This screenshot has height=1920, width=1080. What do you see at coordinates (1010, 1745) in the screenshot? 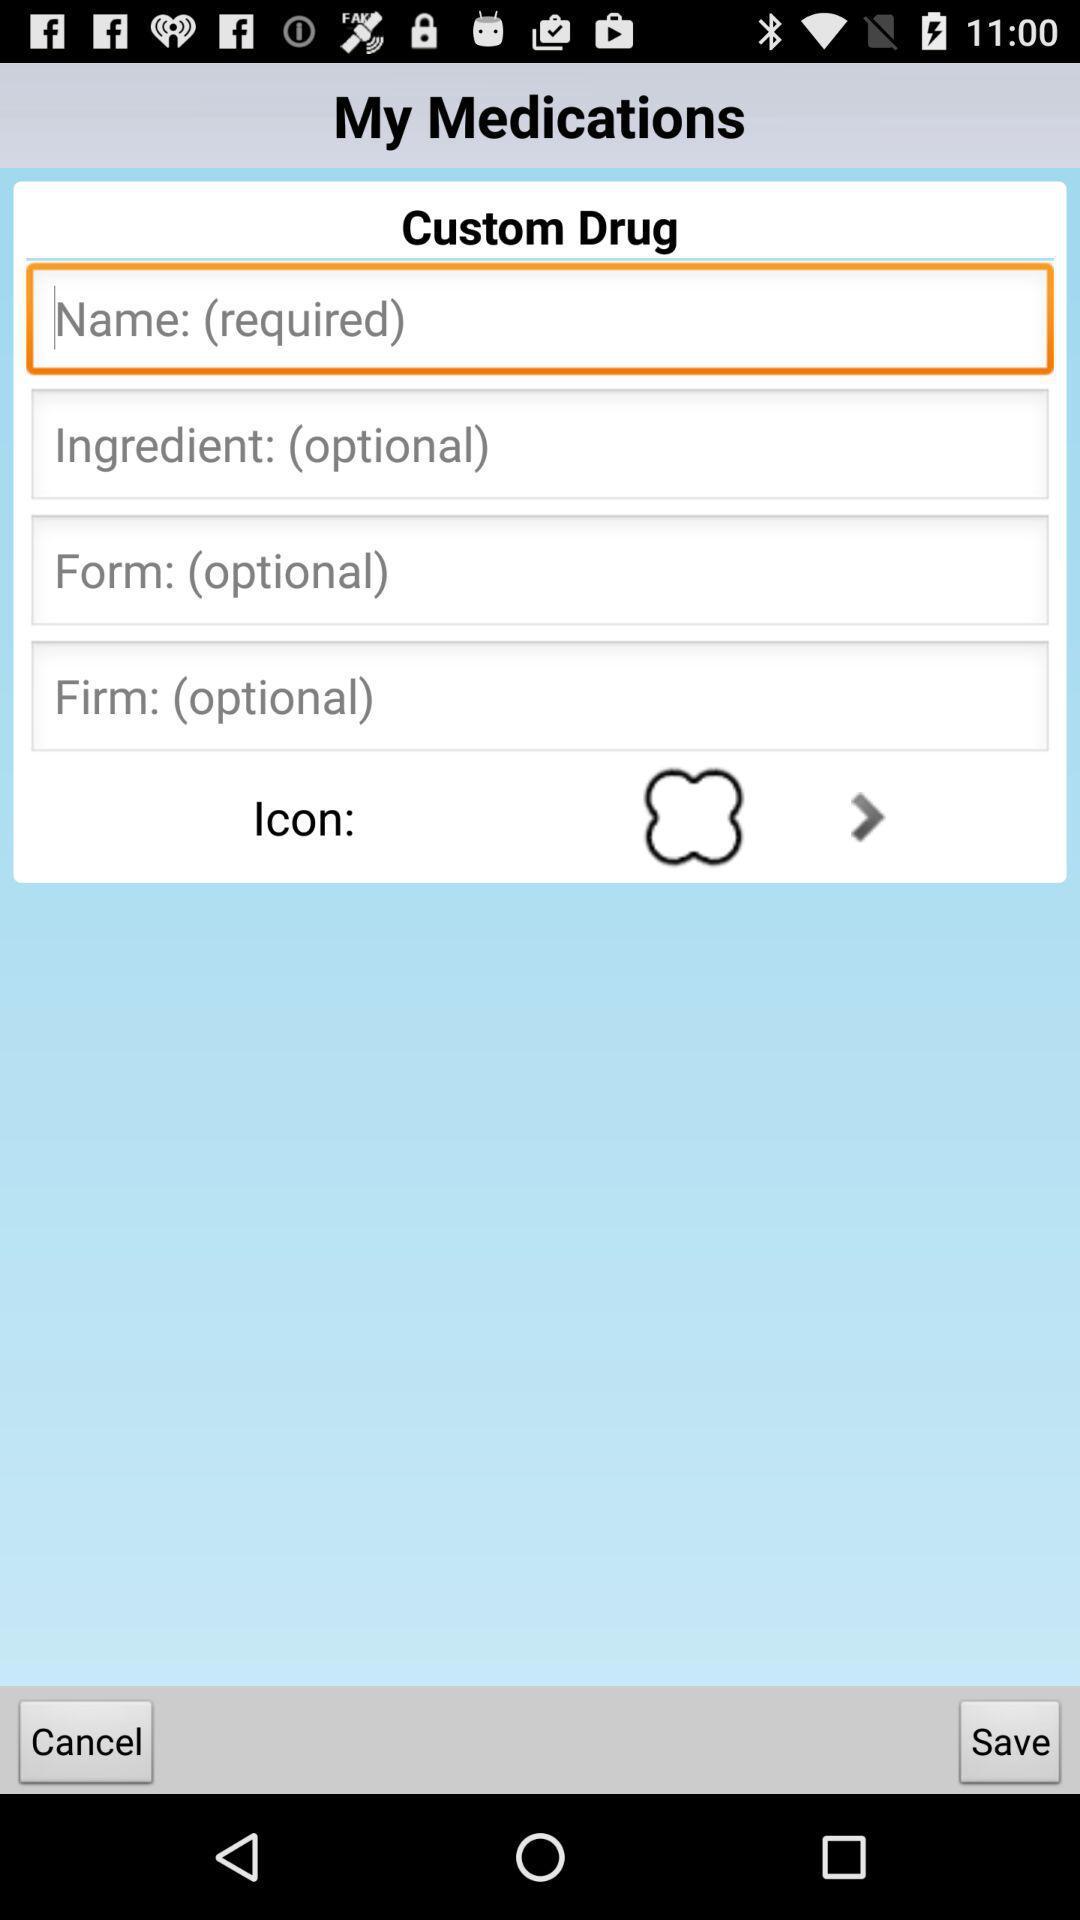
I see `item next to the cancel item` at bounding box center [1010, 1745].